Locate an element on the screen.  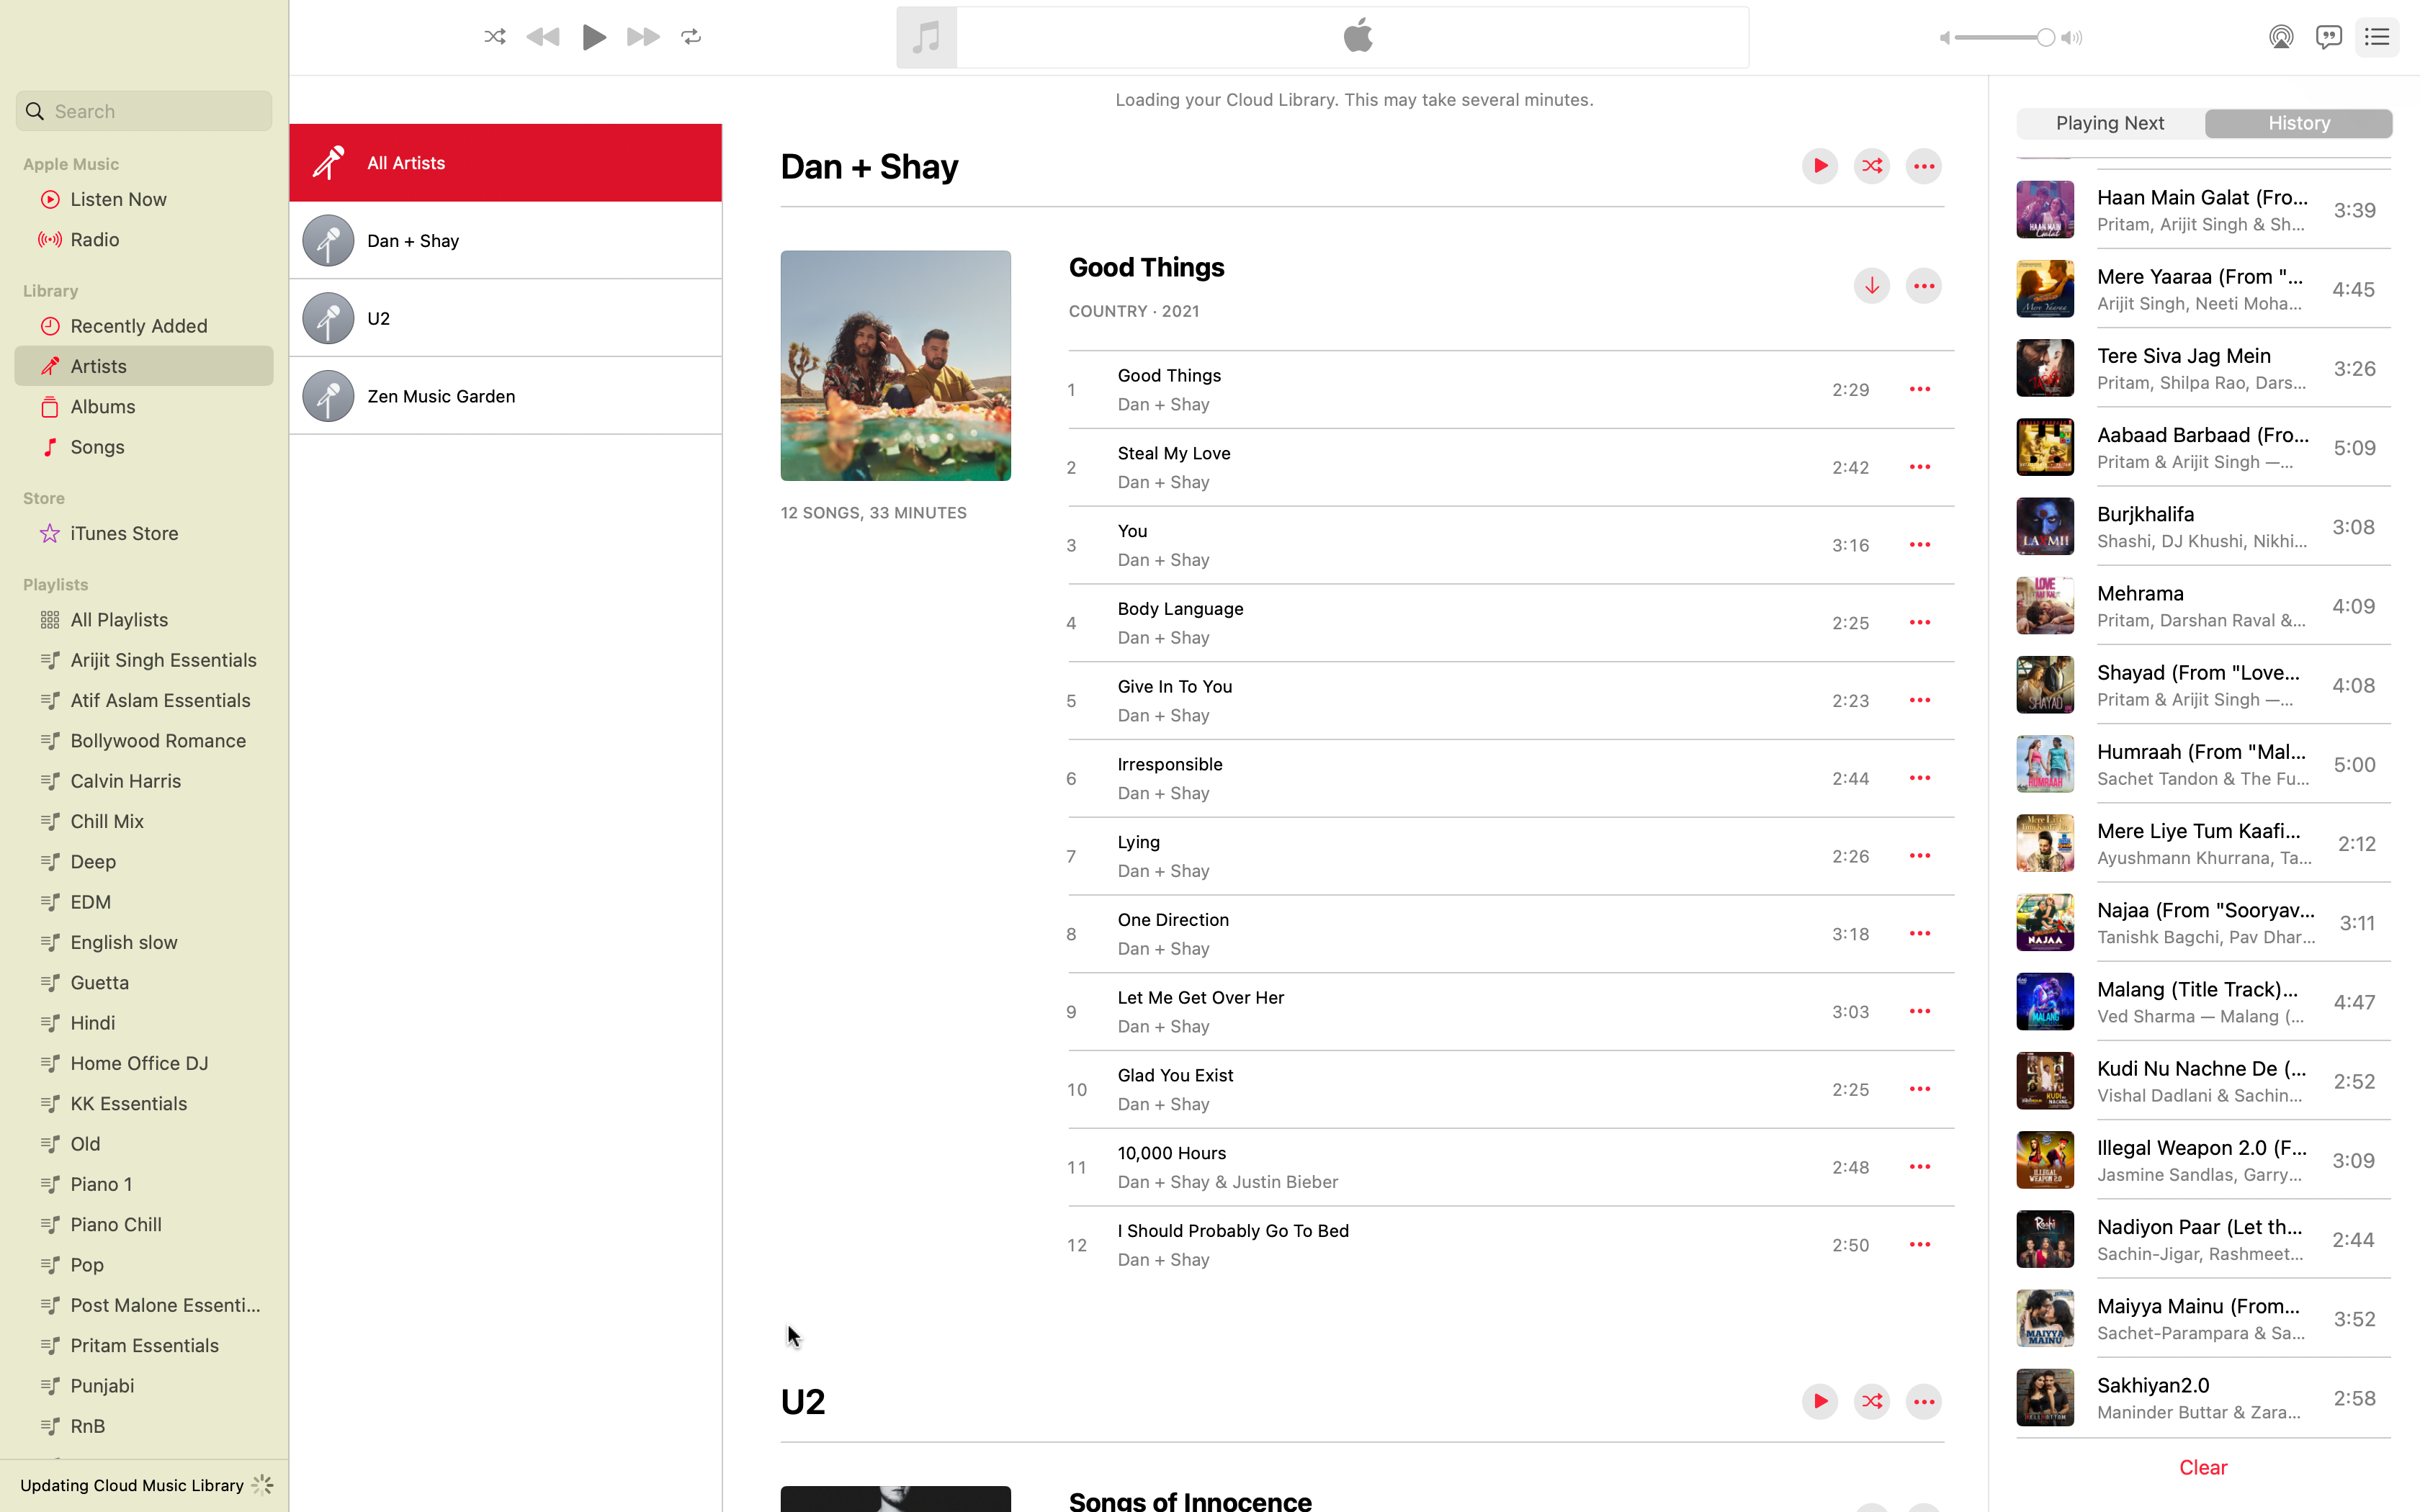
Start the track "Malang is located at coordinates (2198, 999).